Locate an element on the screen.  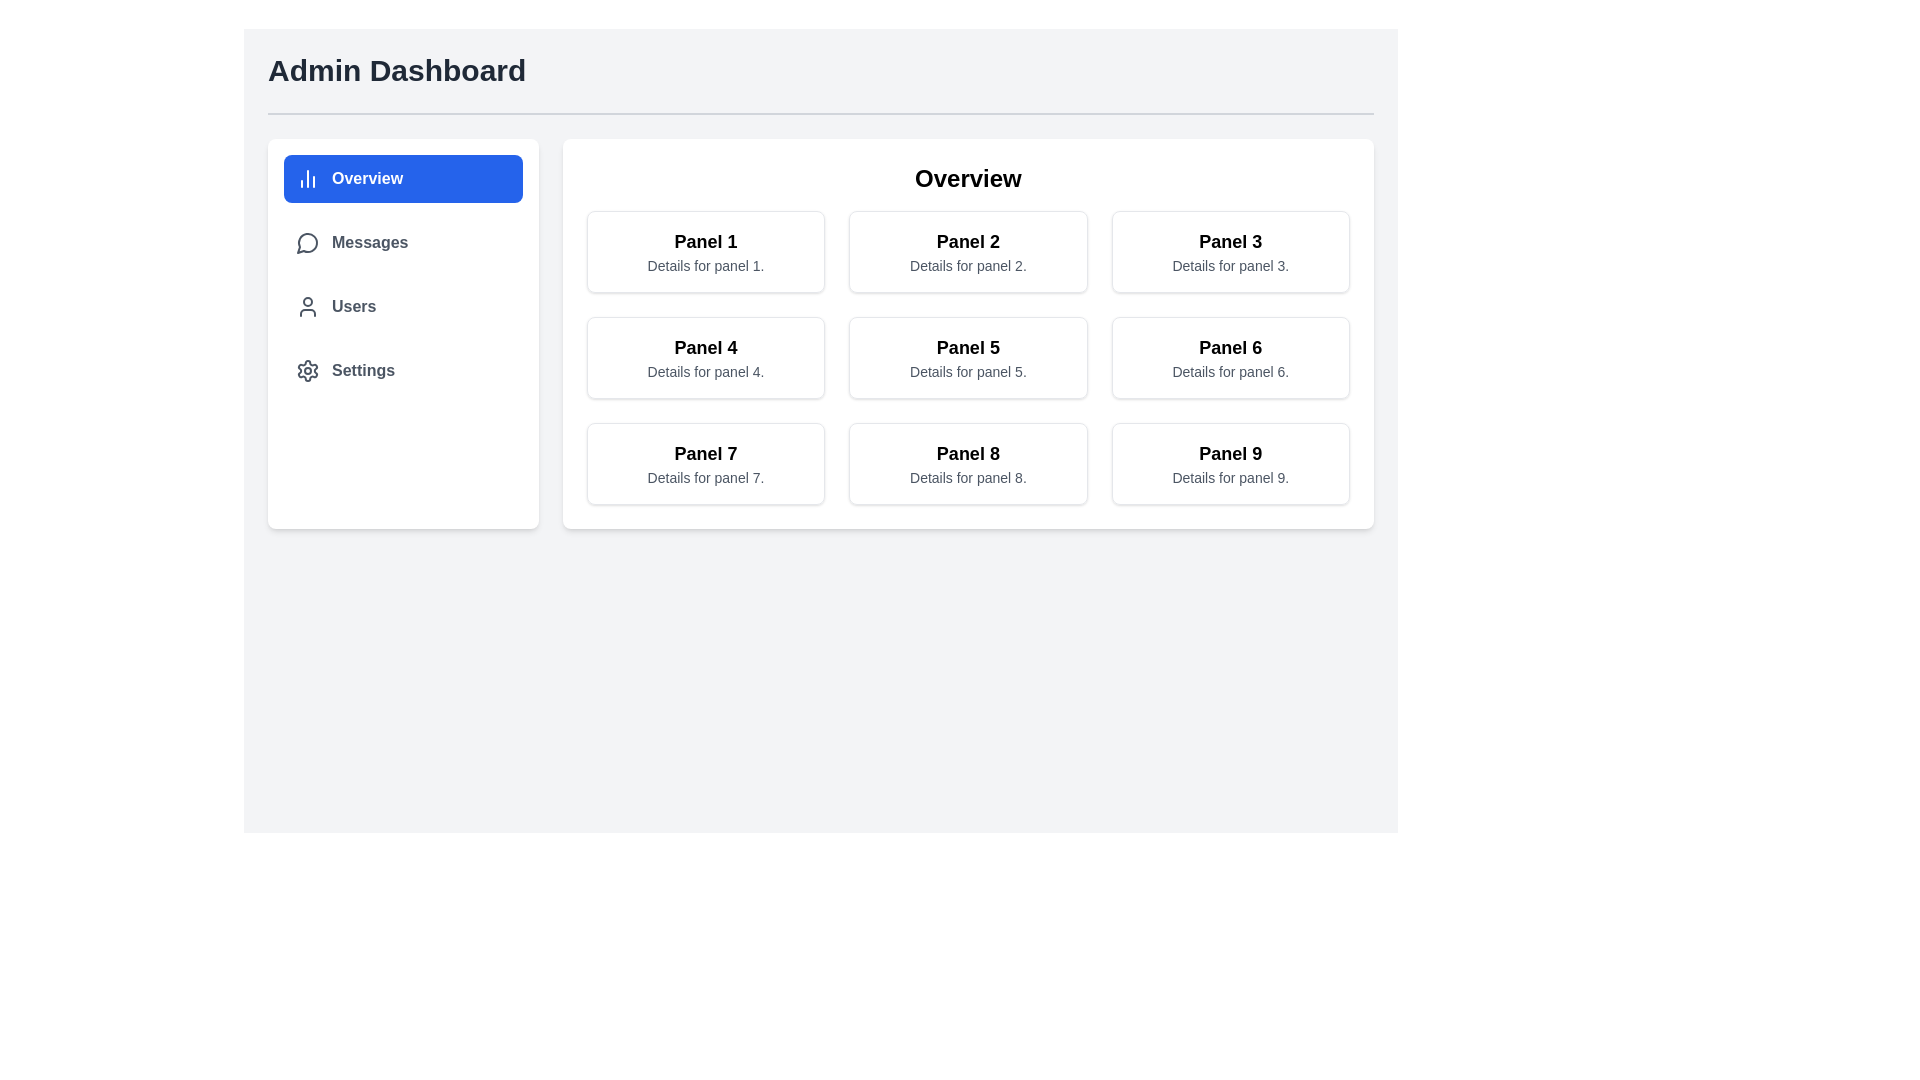
text content of the heading element displaying 'Panel 7', which is located in the center column of the third row within the grid layout under the 'Overview' section is located at coordinates (705, 454).